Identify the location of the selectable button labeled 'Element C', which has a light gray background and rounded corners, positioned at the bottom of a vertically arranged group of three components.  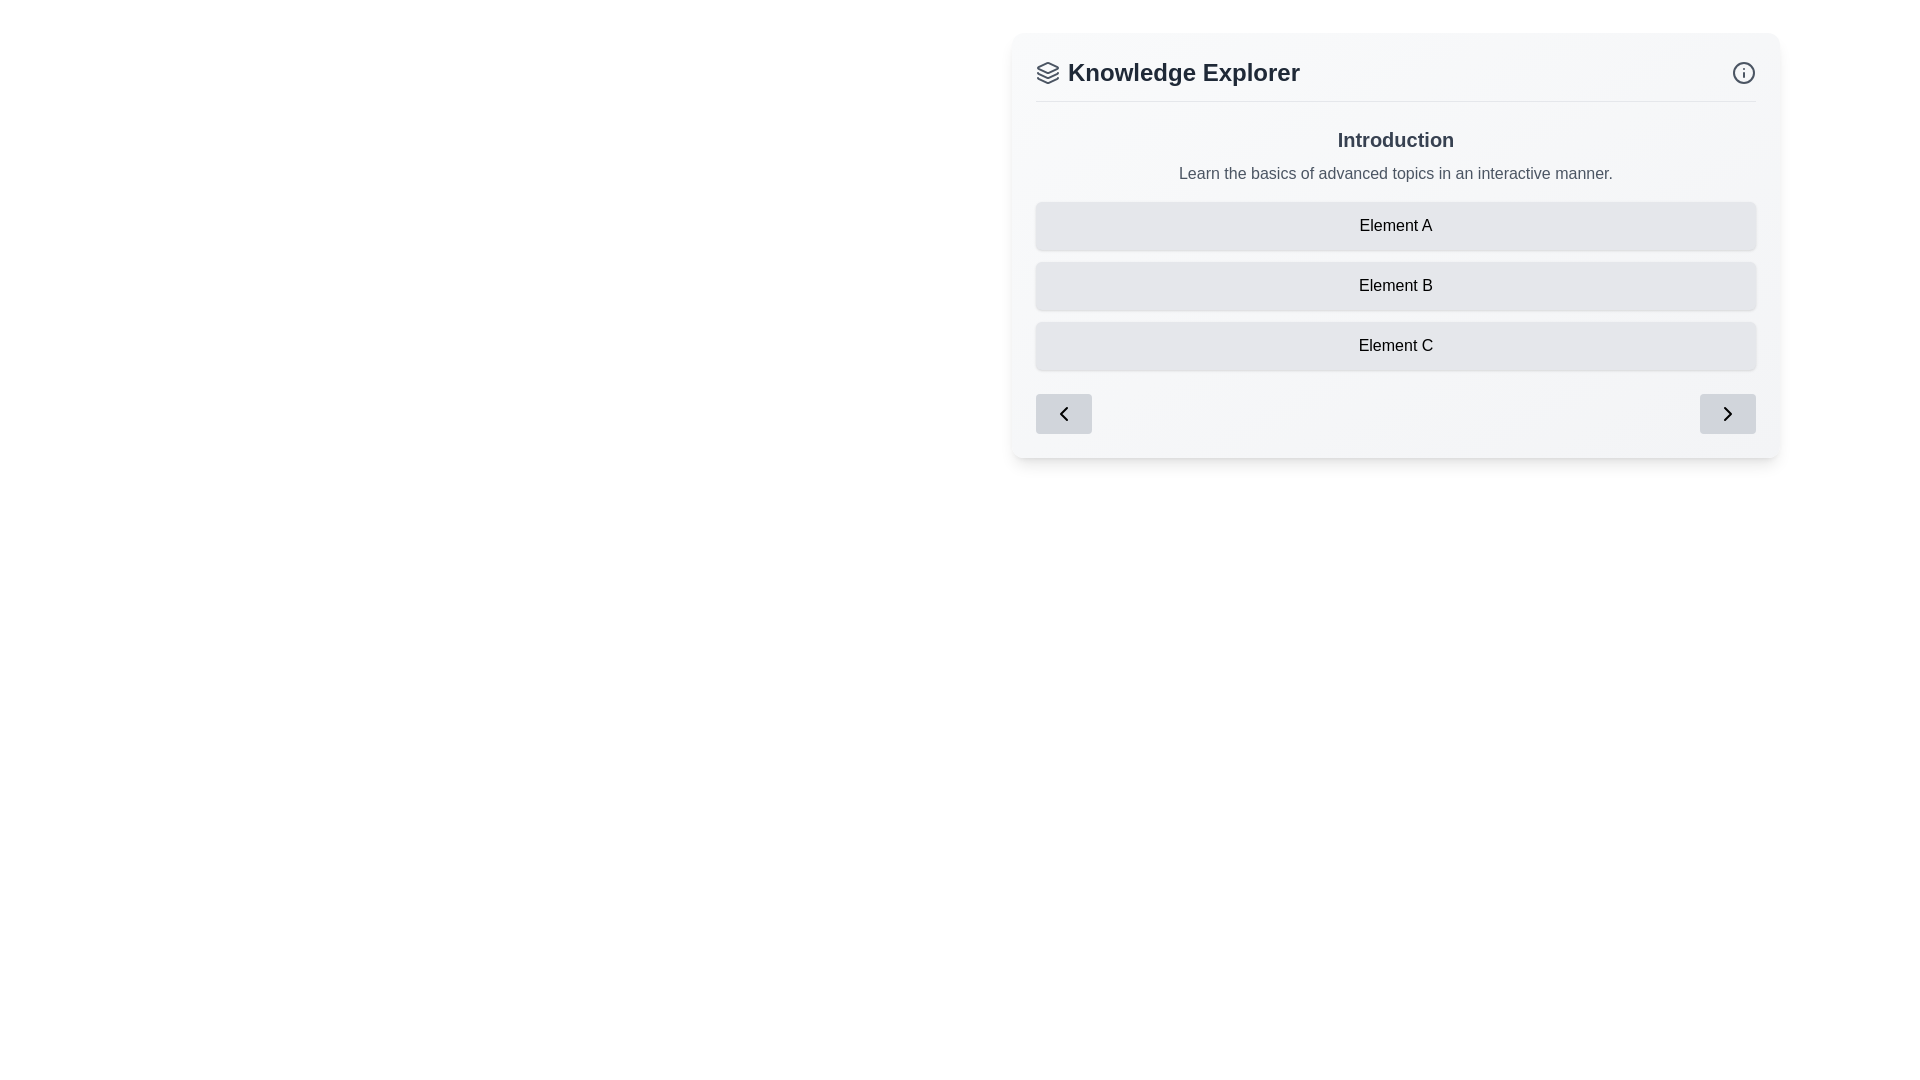
(1395, 345).